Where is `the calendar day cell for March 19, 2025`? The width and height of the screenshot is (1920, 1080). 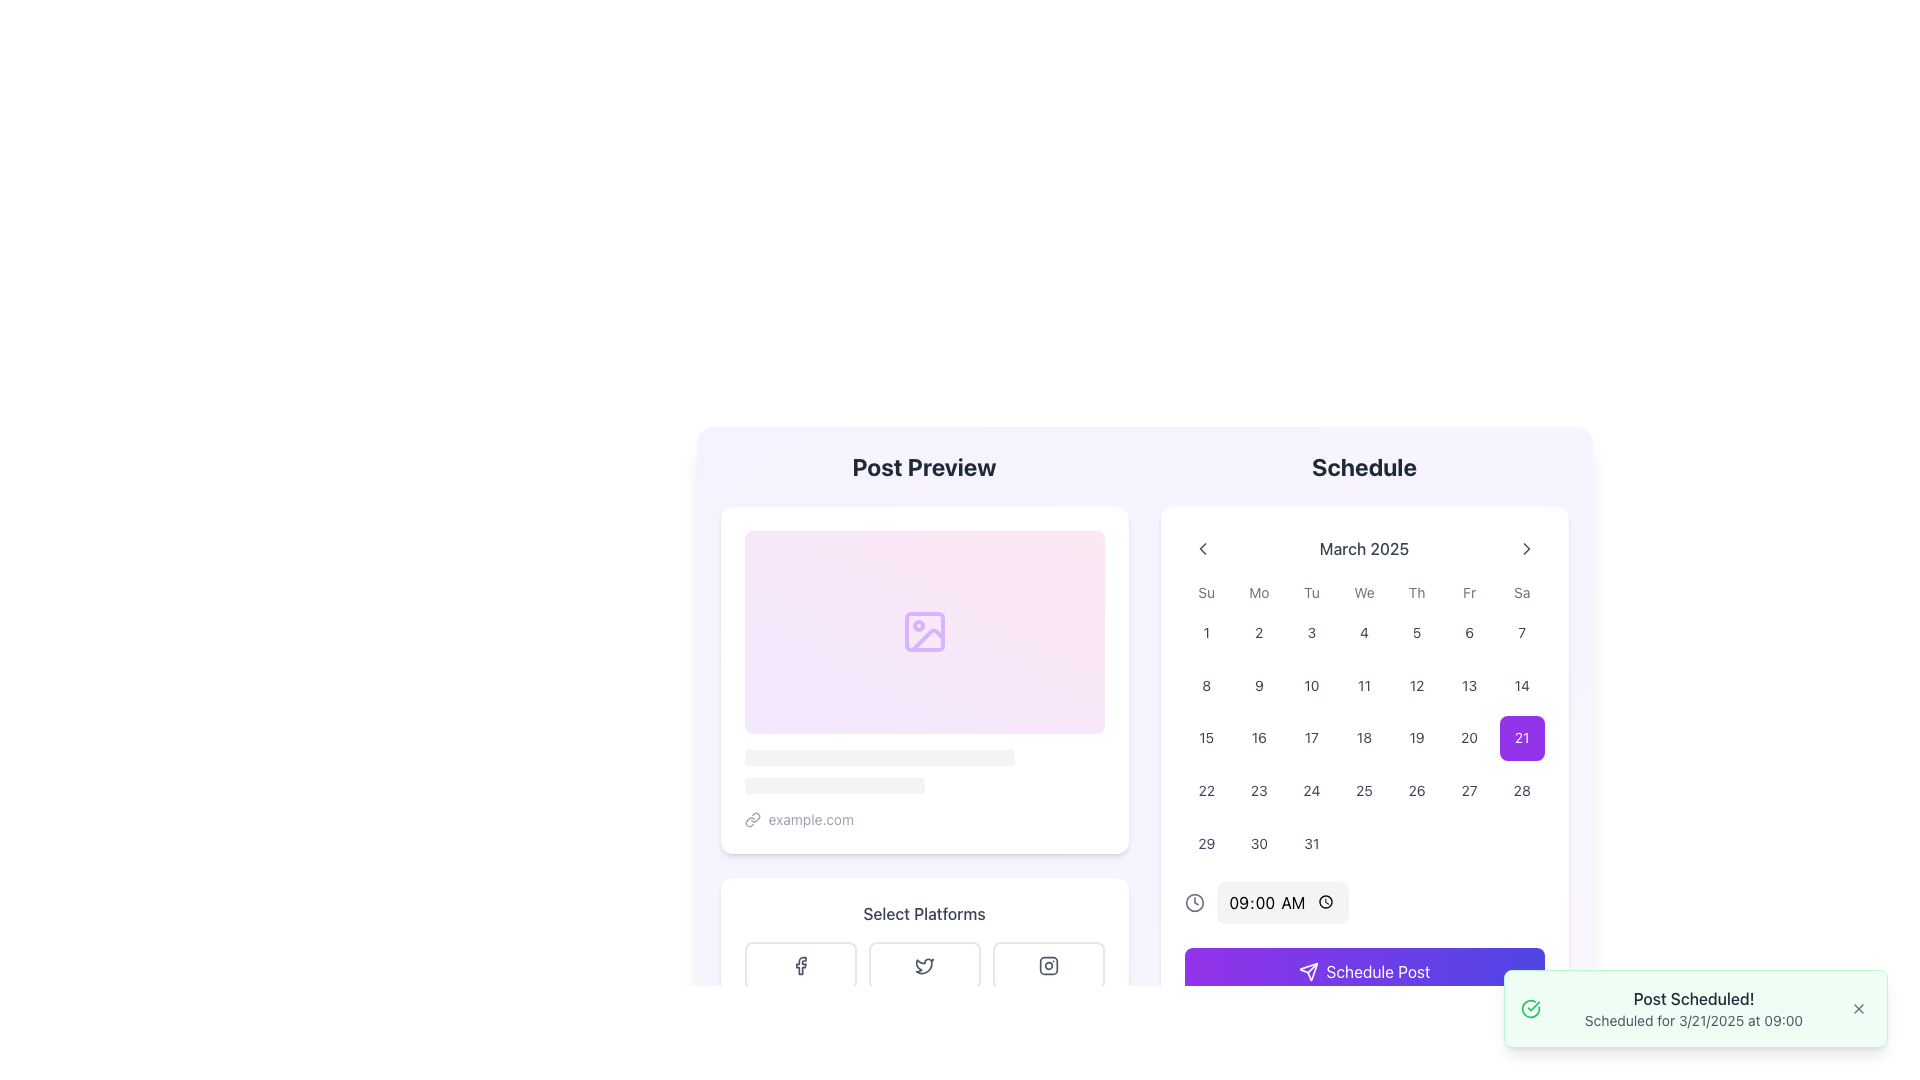 the calendar day cell for March 19, 2025 is located at coordinates (1416, 738).